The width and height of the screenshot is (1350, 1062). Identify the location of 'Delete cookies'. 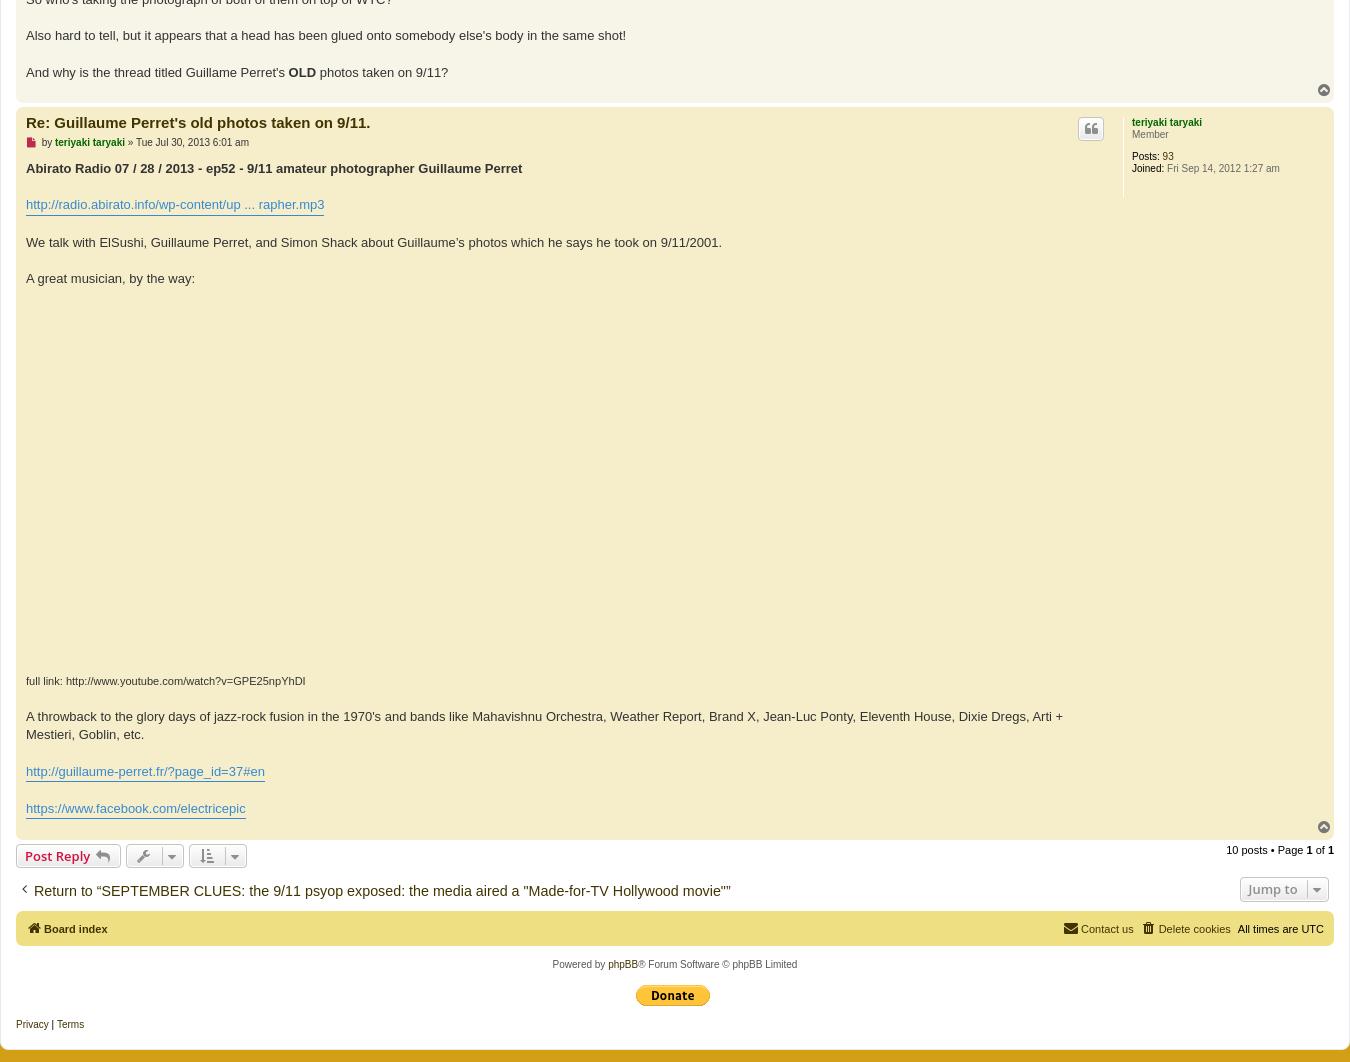
(1192, 926).